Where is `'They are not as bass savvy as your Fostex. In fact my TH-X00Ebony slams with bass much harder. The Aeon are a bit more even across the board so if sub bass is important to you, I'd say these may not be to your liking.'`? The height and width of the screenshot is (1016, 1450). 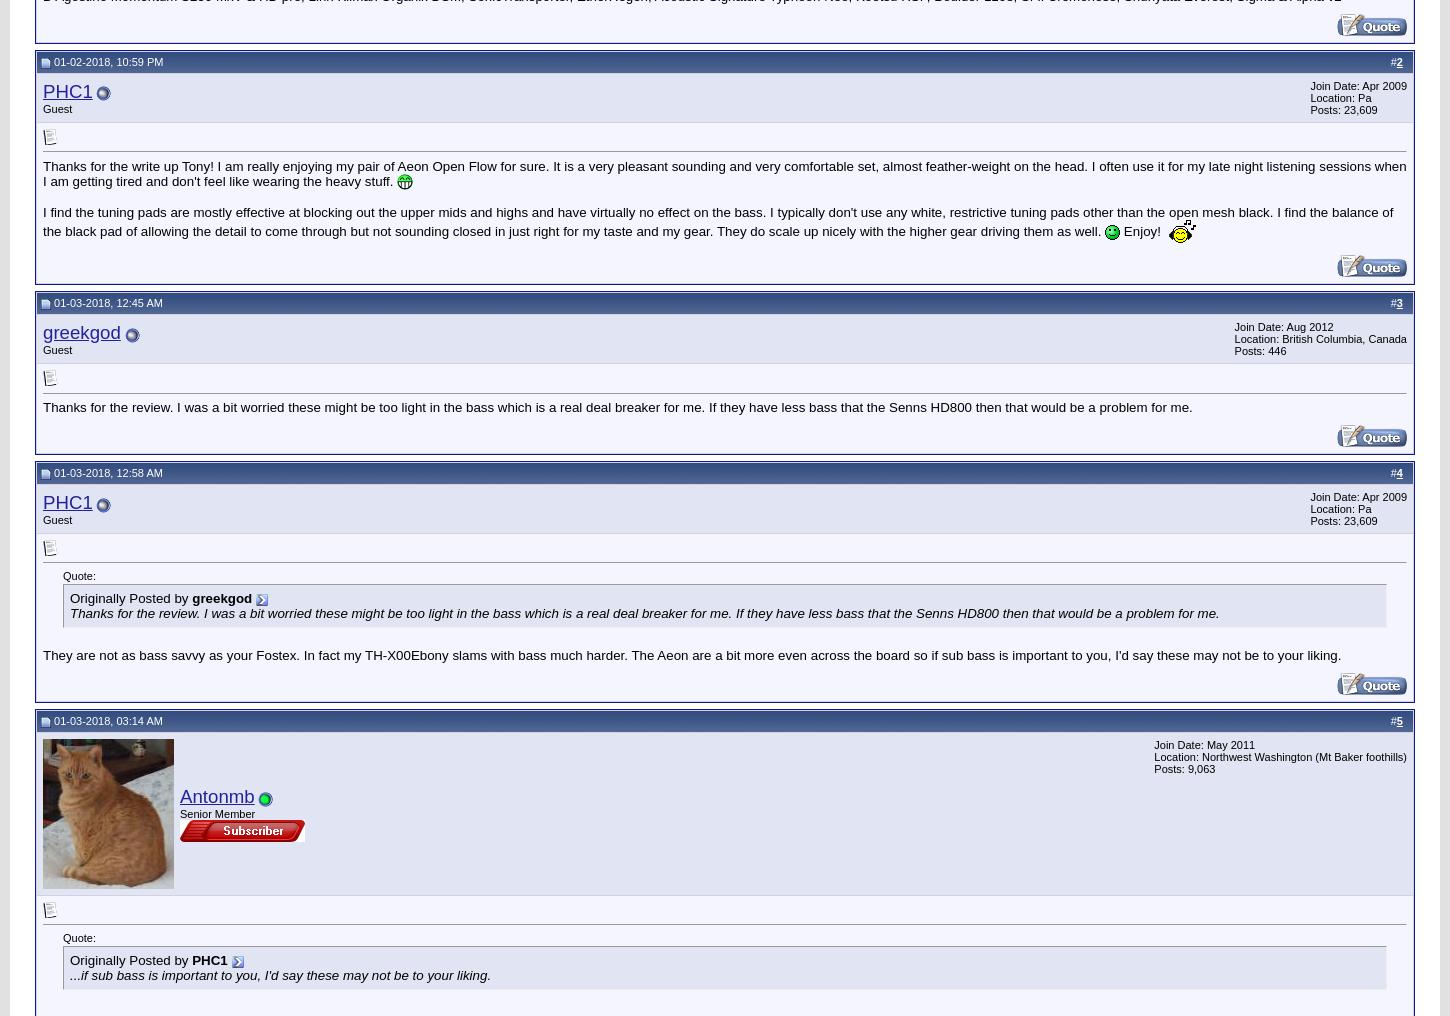
'They are not as bass savvy as your Fostex. In fact my TH-X00Ebony slams with bass much harder. The Aeon are a bit more even across the board so if sub bass is important to you, I'd say these may not be to your liking.' is located at coordinates (43, 654).